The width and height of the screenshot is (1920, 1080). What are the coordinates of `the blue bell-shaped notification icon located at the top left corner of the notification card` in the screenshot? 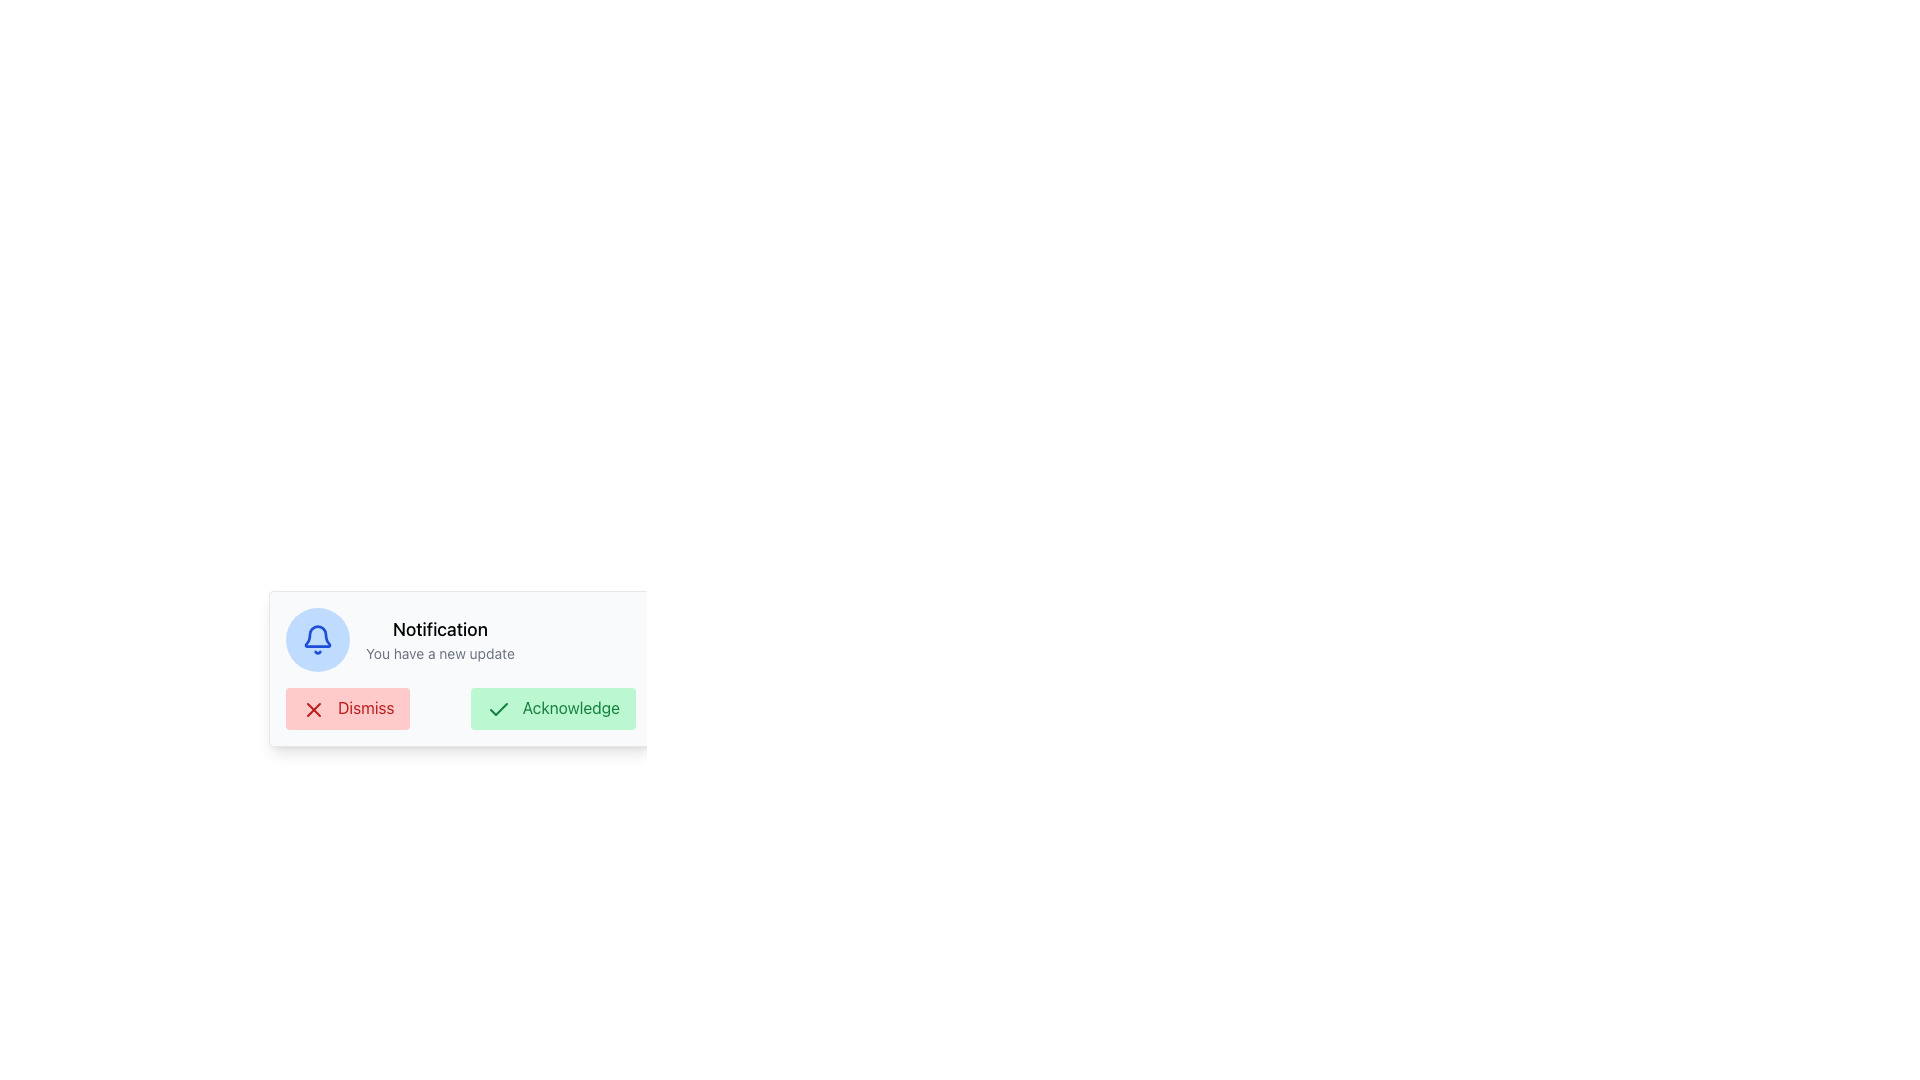 It's located at (316, 636).